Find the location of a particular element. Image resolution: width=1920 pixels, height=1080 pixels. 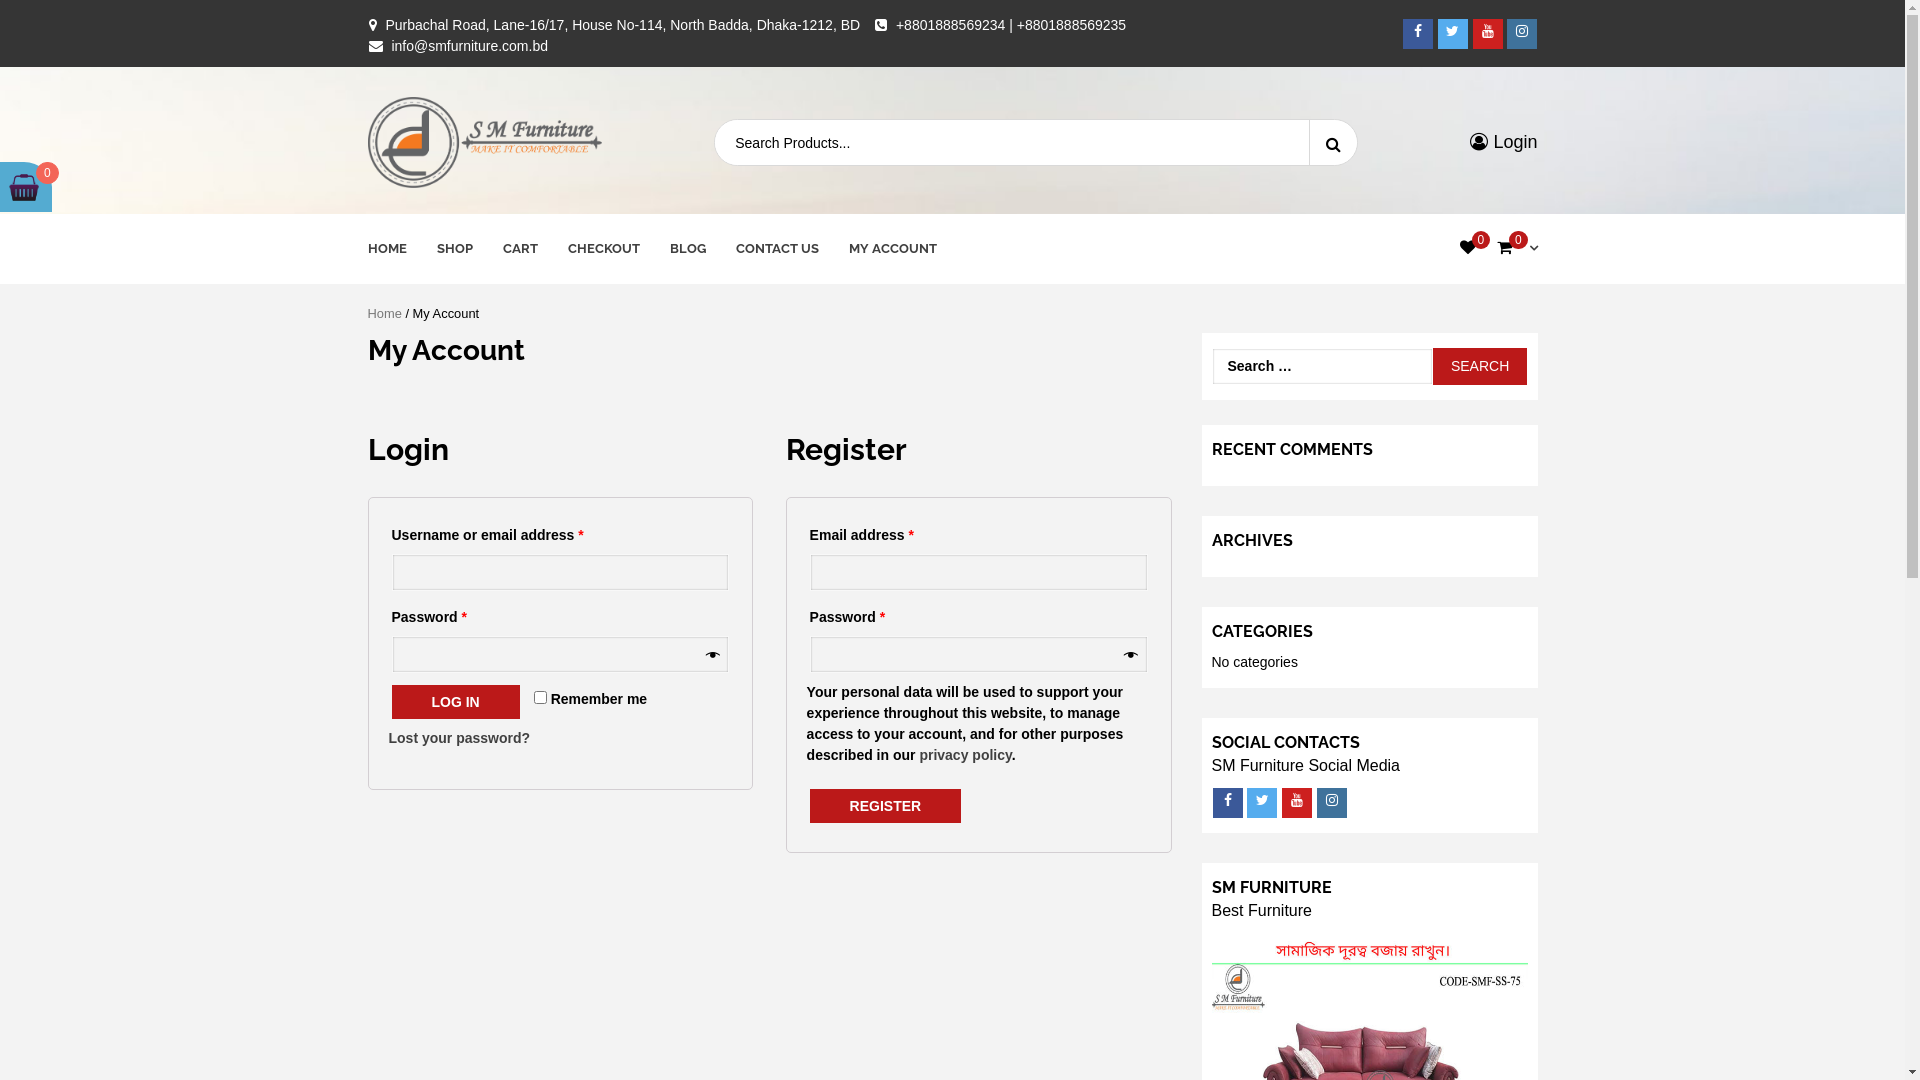

'SHOP' is located at coordinates (453, 248).